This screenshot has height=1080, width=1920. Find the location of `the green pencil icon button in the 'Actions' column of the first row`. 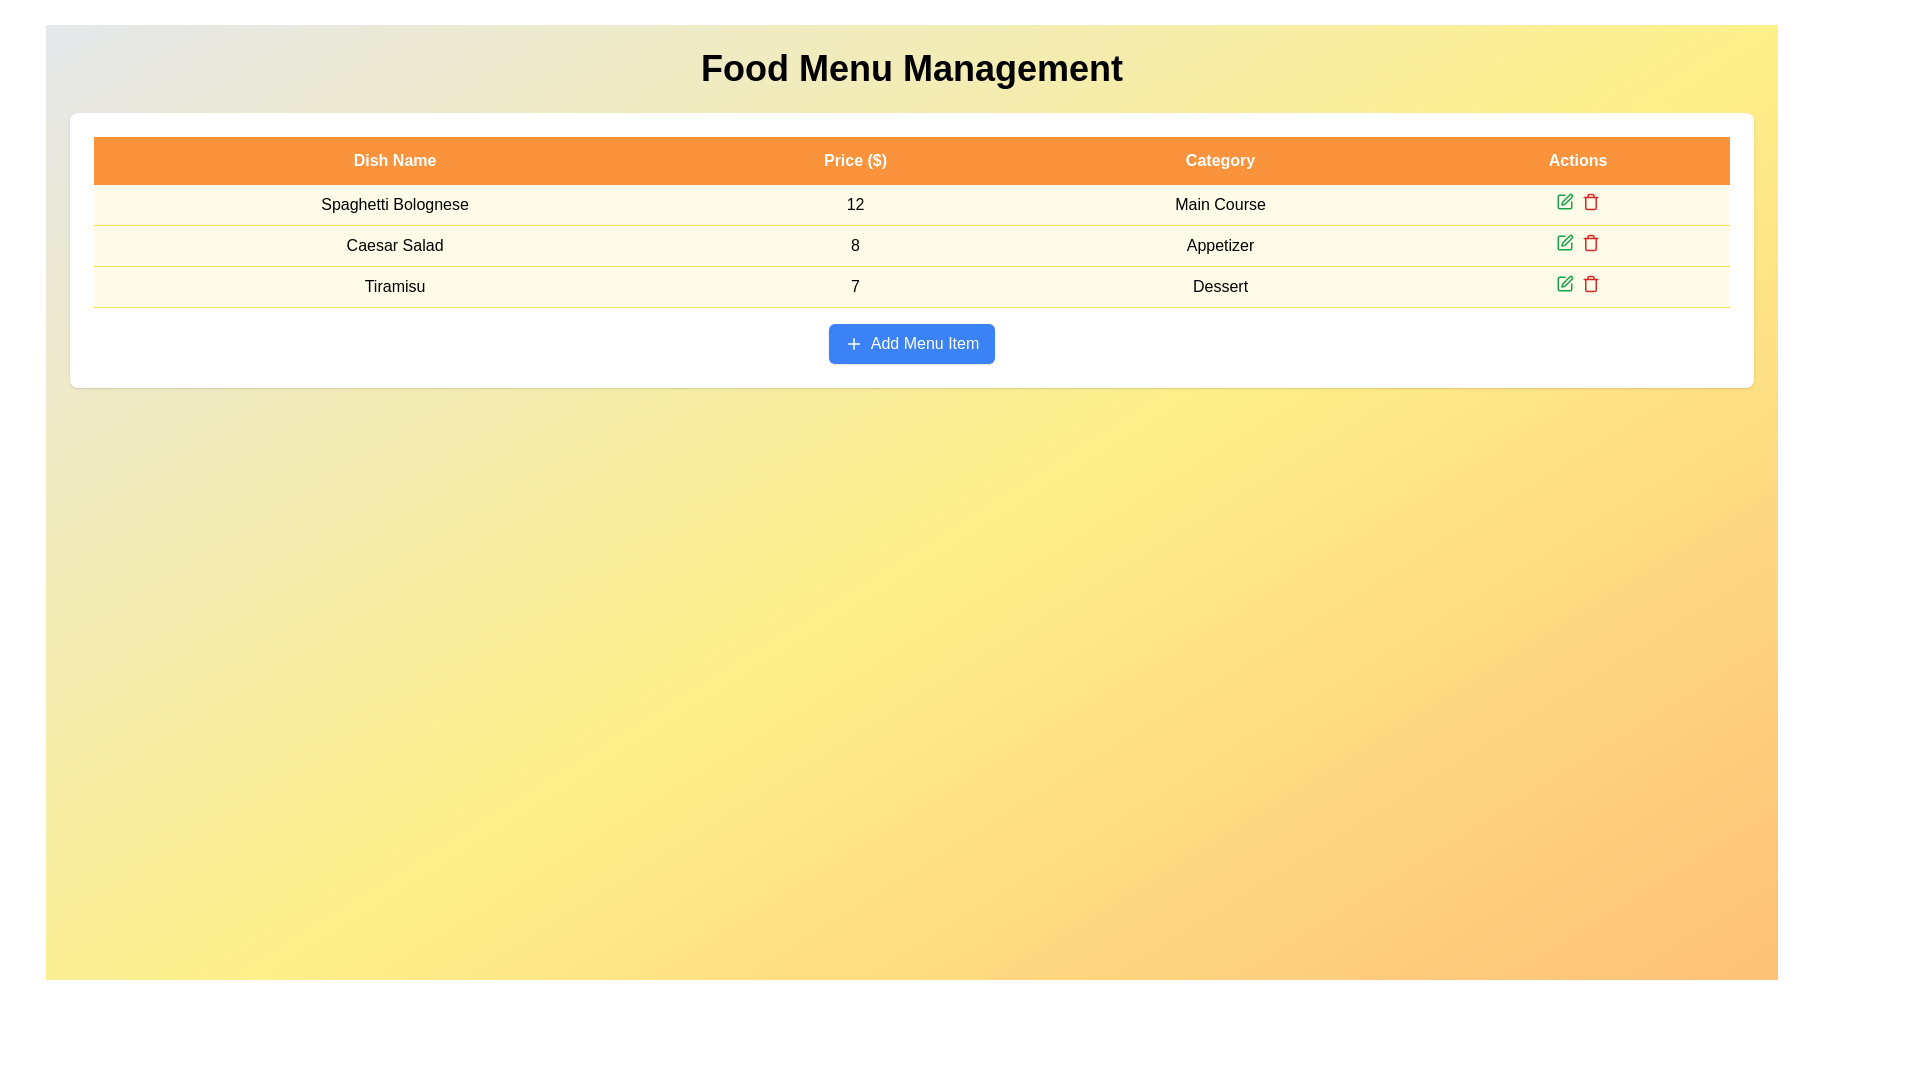

the green pencil icon button in the 'Actions' column of the first row is located at coordinates (1563, 201).